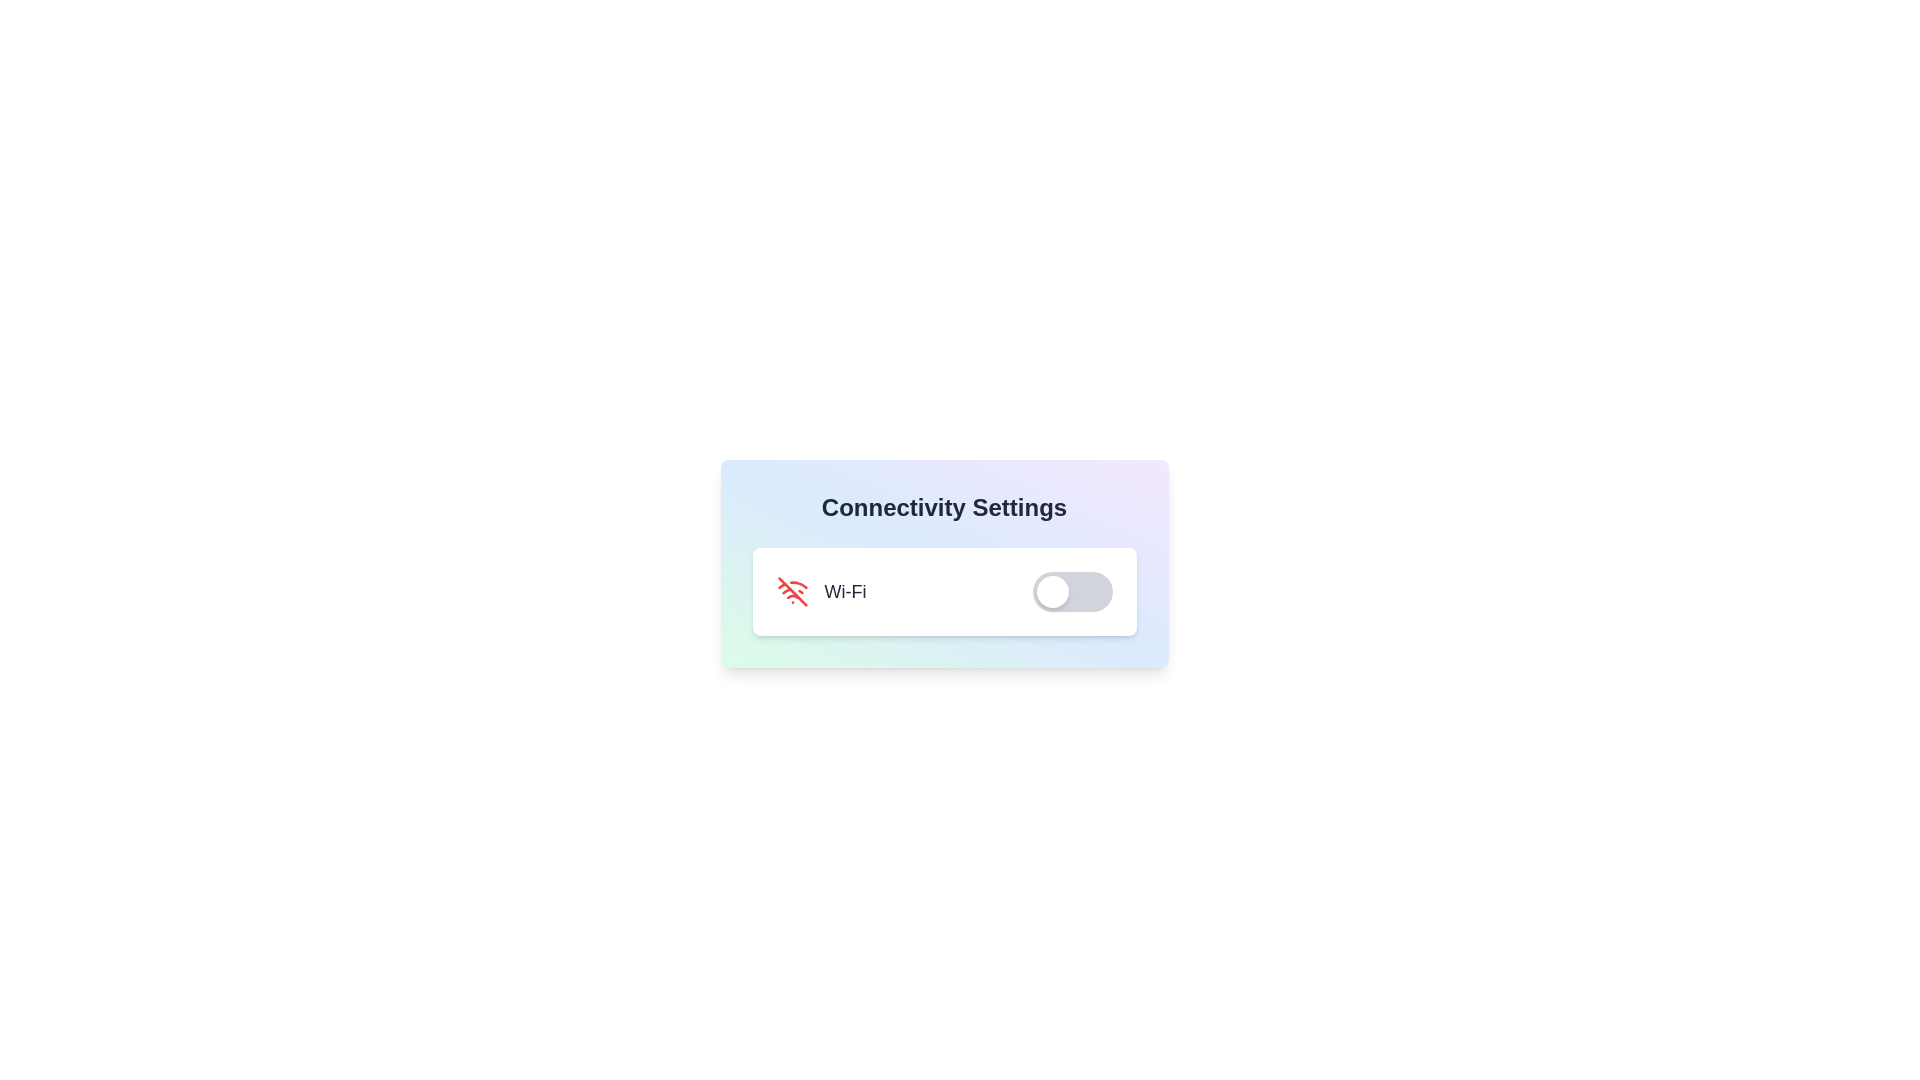 This screenshot has width=1920, height=1080. Describe the element at coordinates (845, 590) in the screenshot. I see `the text label displaying 'Wi-Fi', which is located within the 'Connectivity Settings' card section, adjacent to a red Wi-Fi symbol and a toggle switch` at that location.